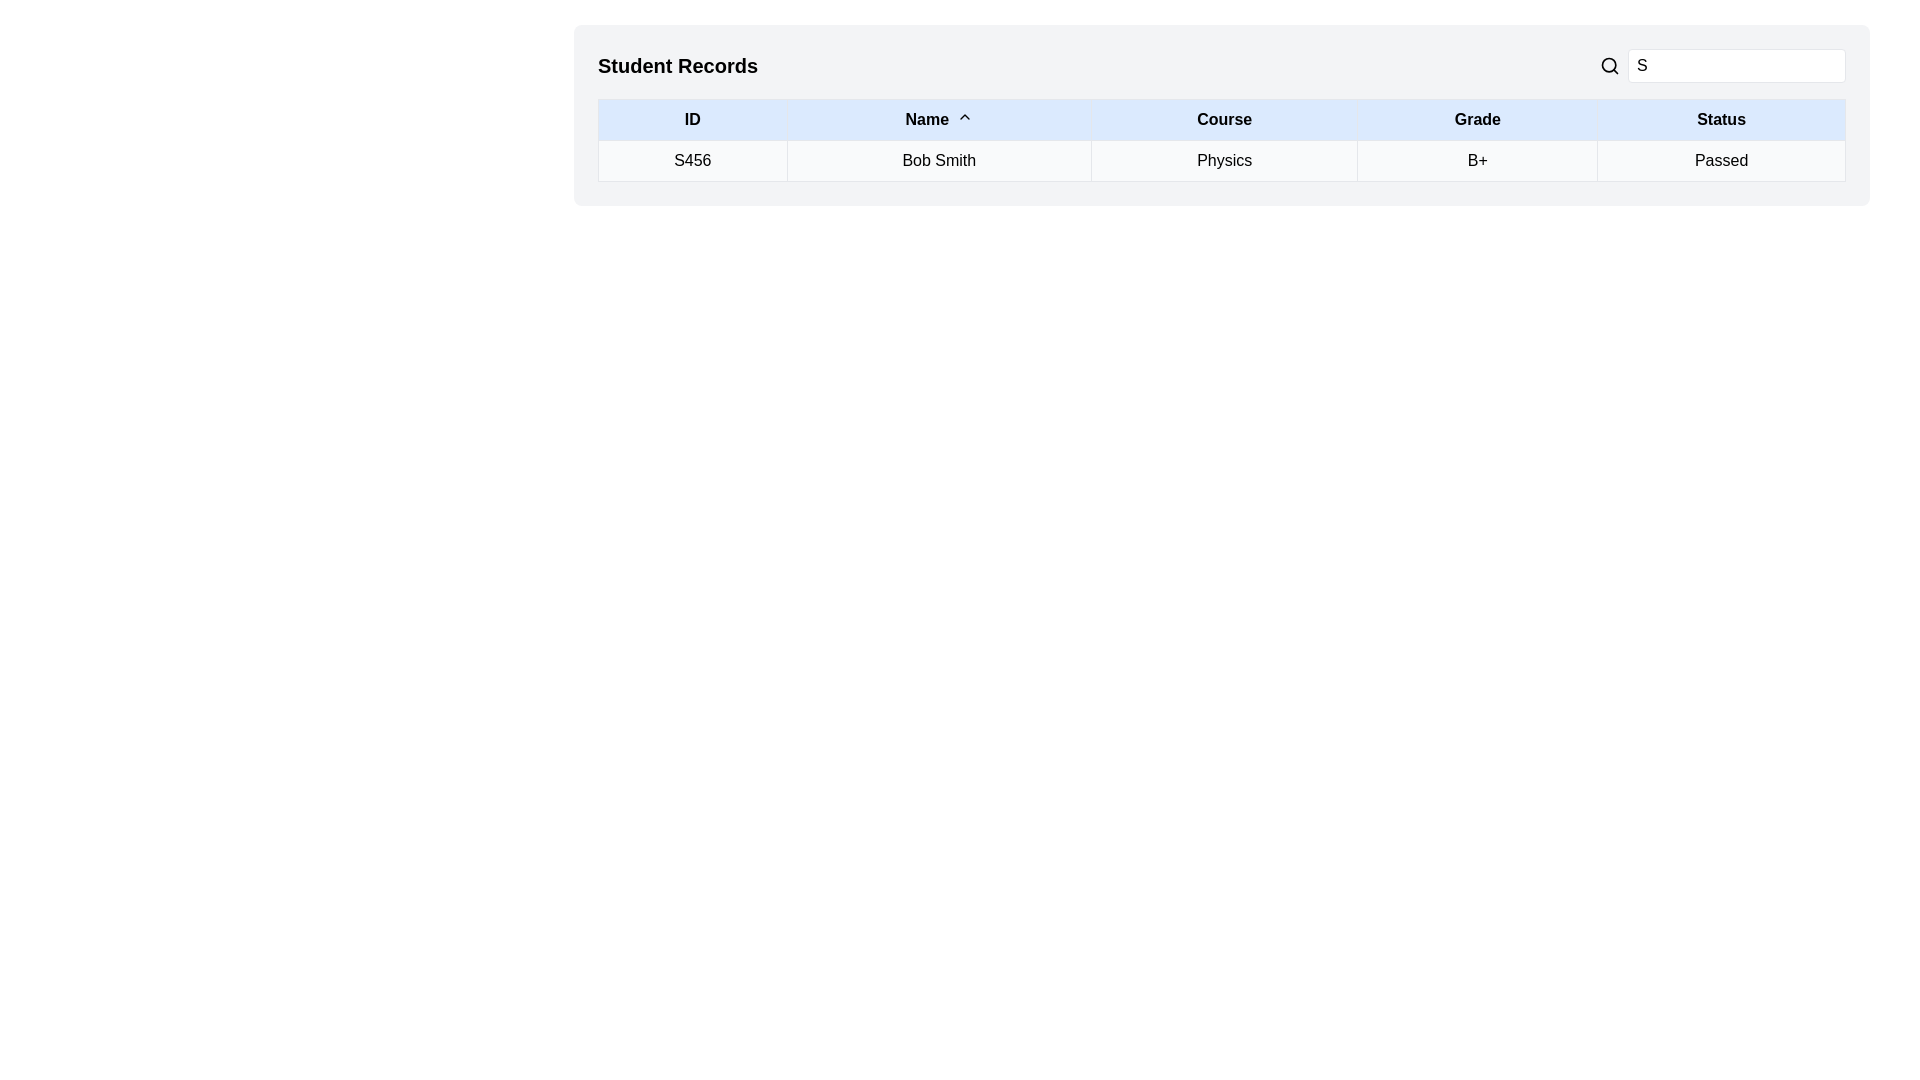 This screenshot has height=1080, width=1920. Describe the element at coordinates (1221, 119) in the screenshot. I see `the column header of the student records table` at that location.